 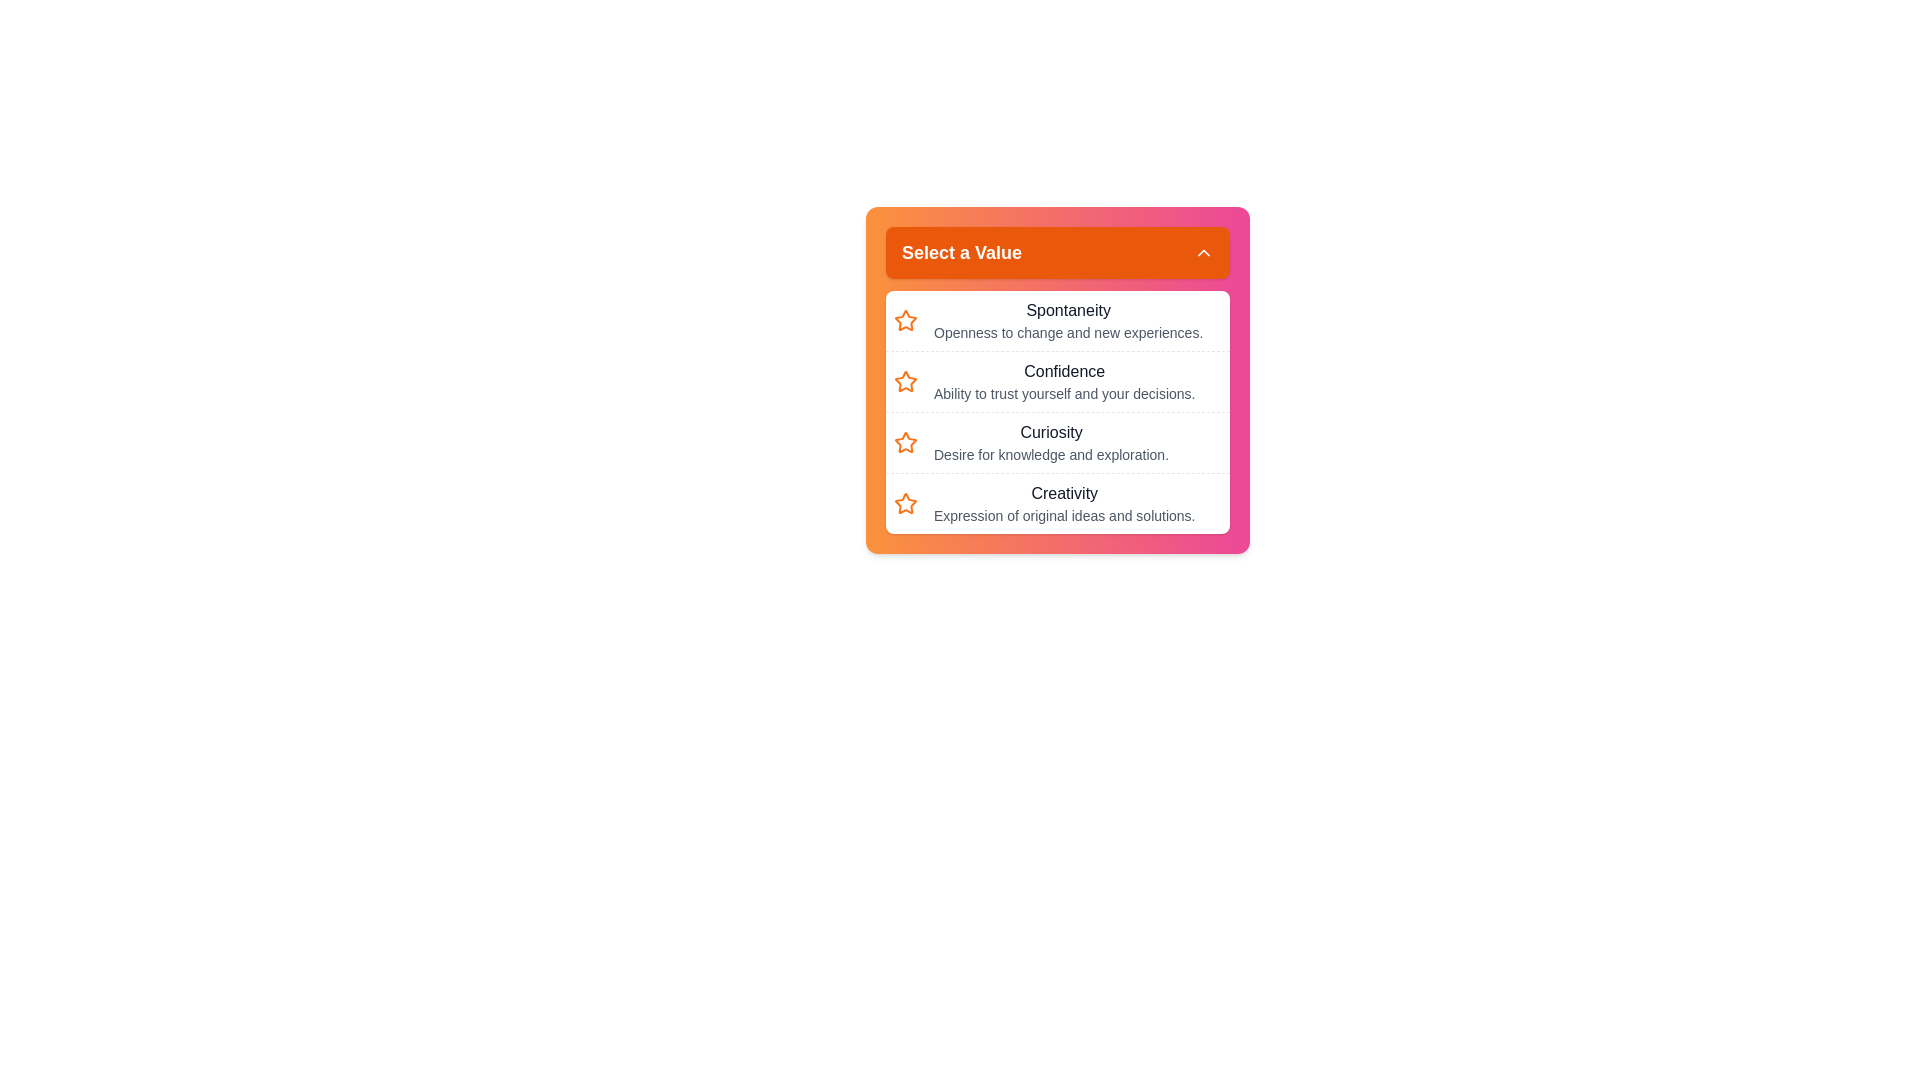 I want to click on the first item in the selectable list, which is located inside a rounded, shadowed panel directly below the panel's header, so click(x=1056, y=319).